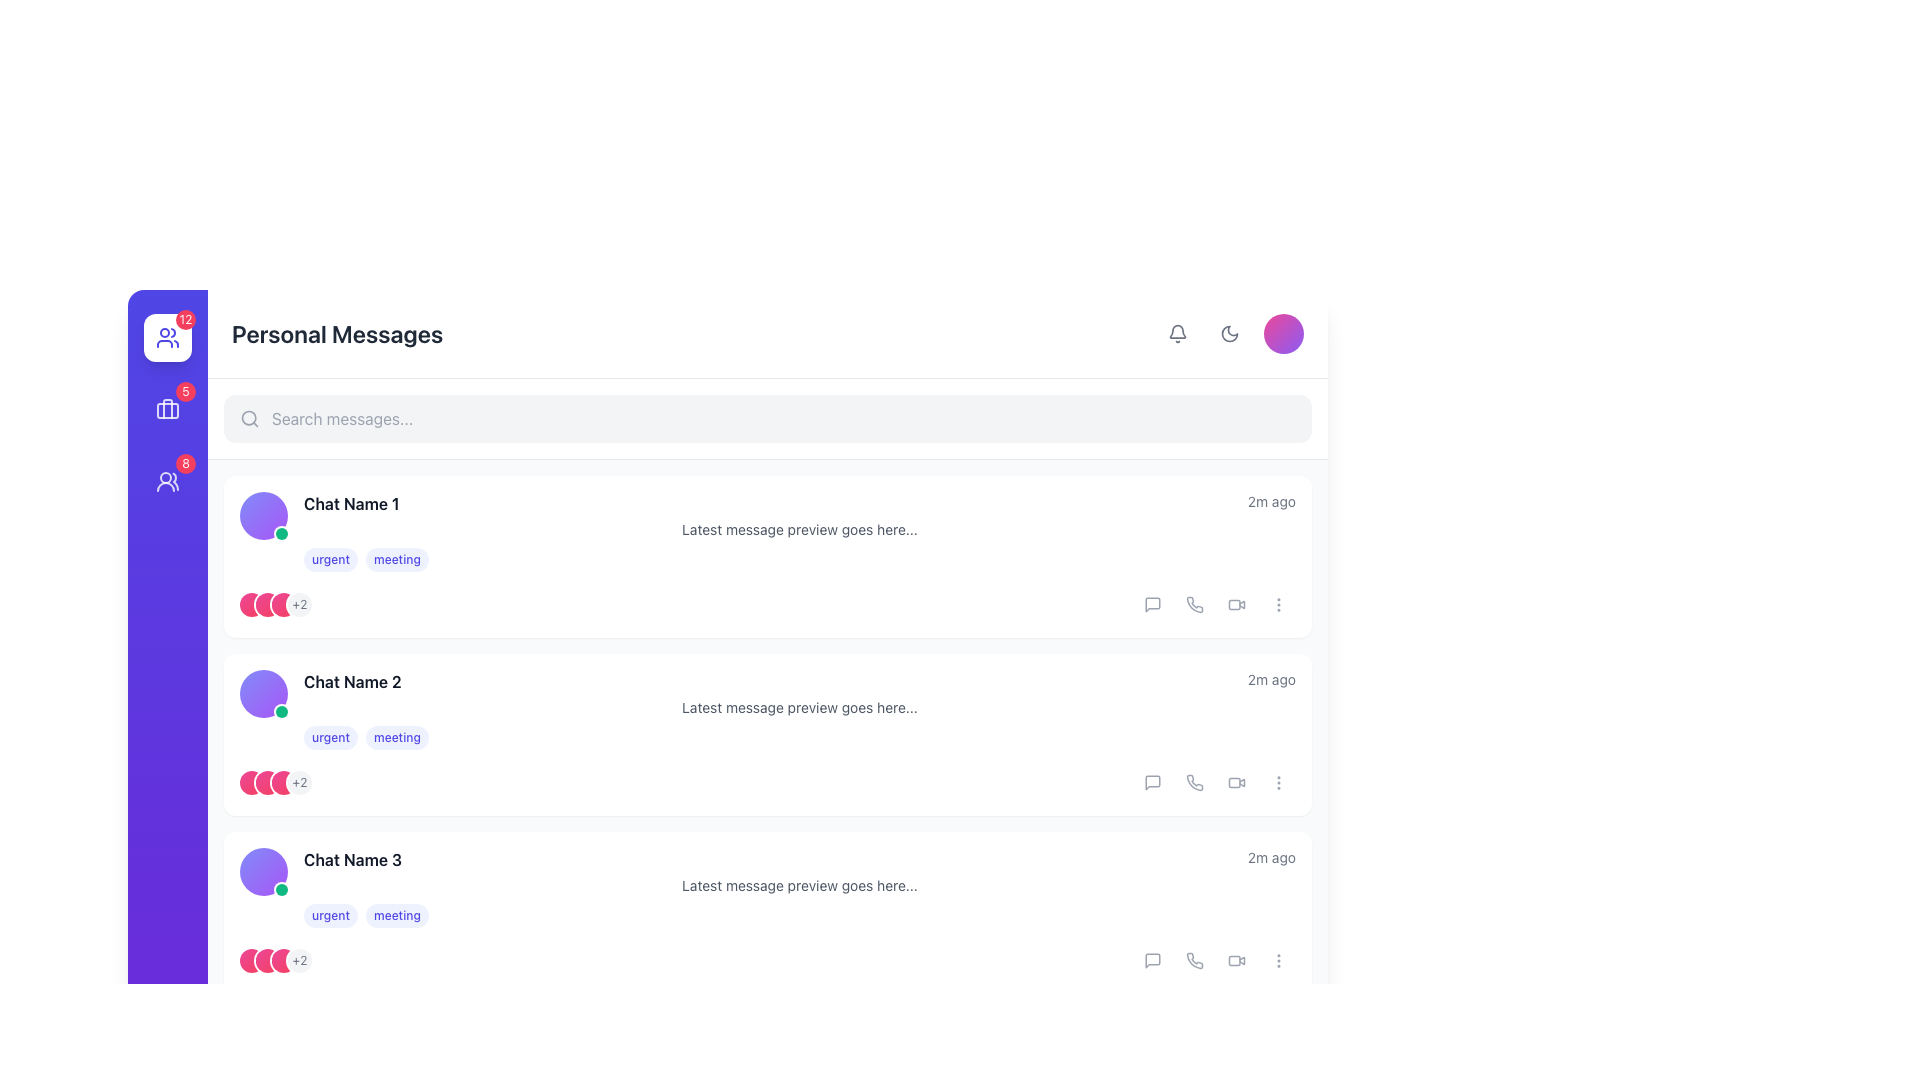  What do you see at coordinates (1152, 604) in the screenshot?
I see `the speech bubble icon located on the right side of the 'Chat Name 1' section` at bounding box center [1152, 604].